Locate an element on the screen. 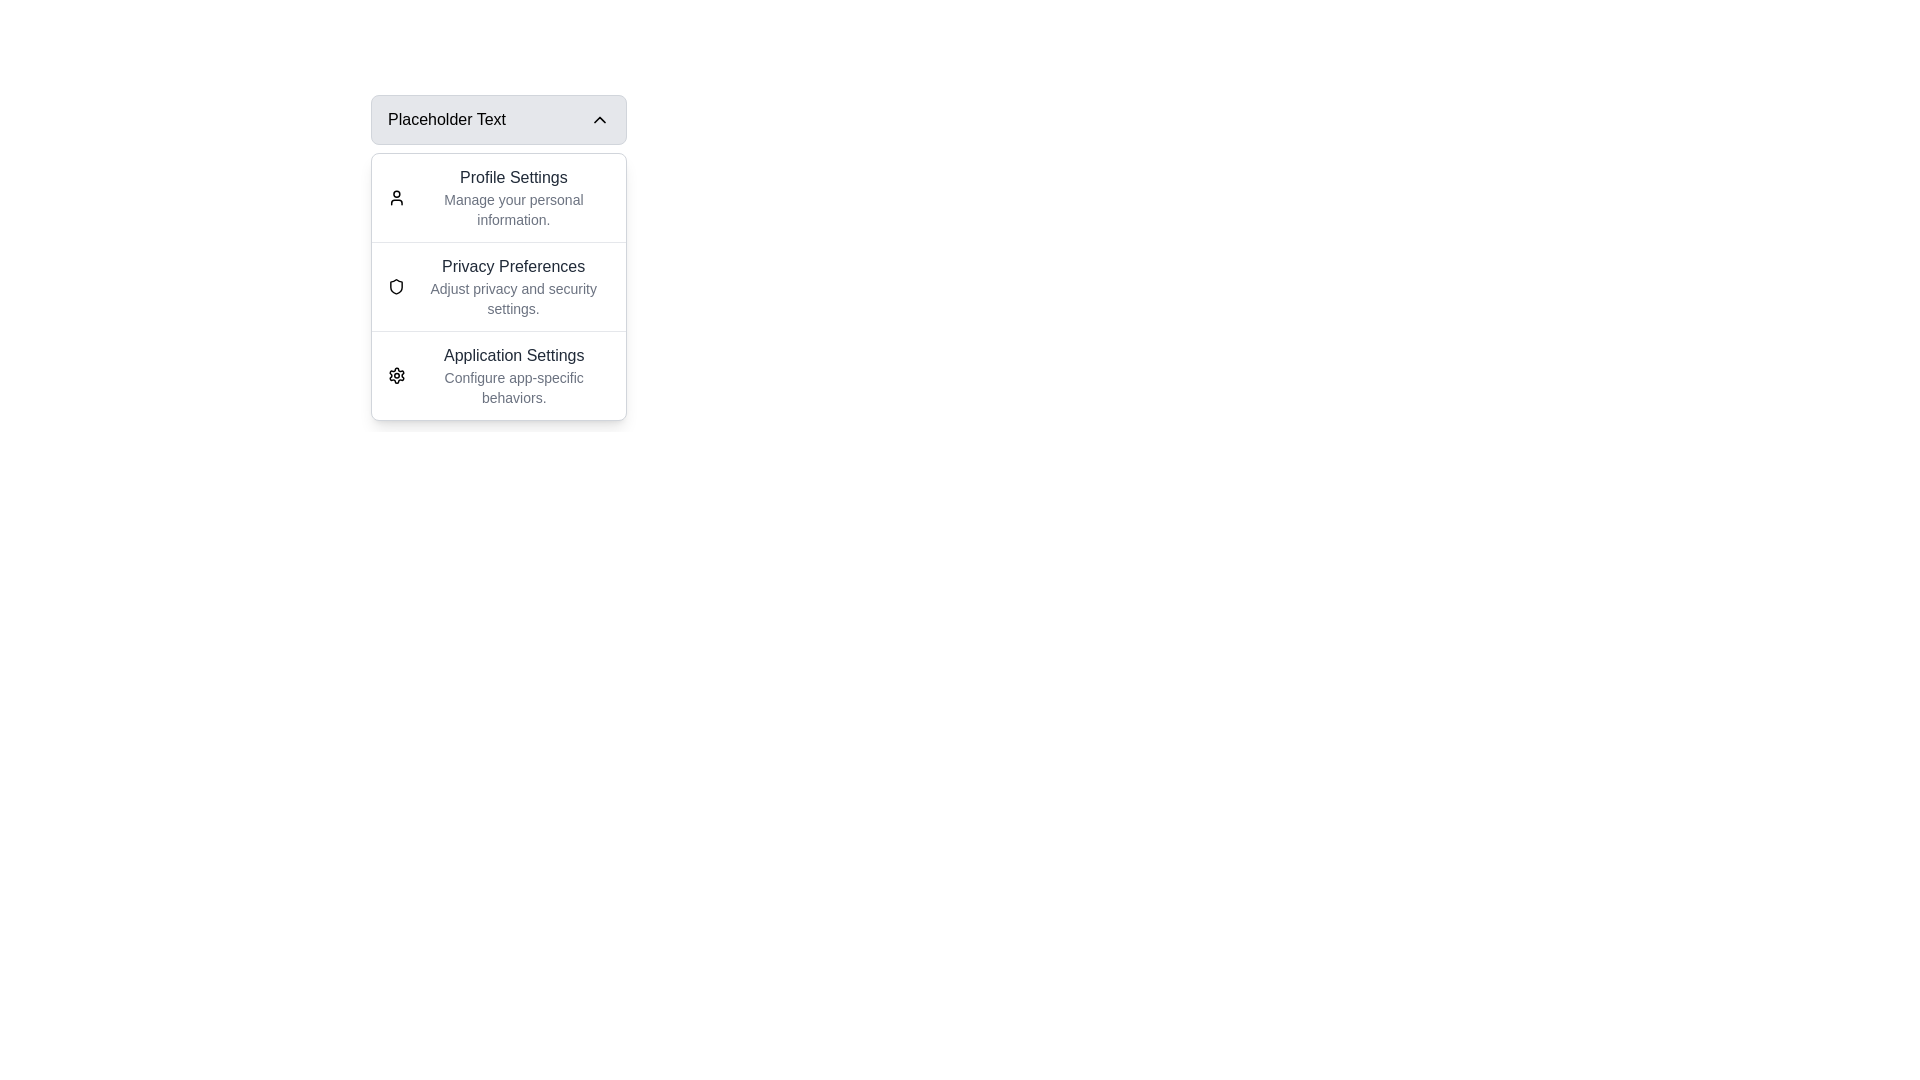 The width and height of the screenshot is (1920, 1080). the 'settings' icon located to the left of the 'Application Settings' text in the dropdown menu is located at coordinates (397, 375).